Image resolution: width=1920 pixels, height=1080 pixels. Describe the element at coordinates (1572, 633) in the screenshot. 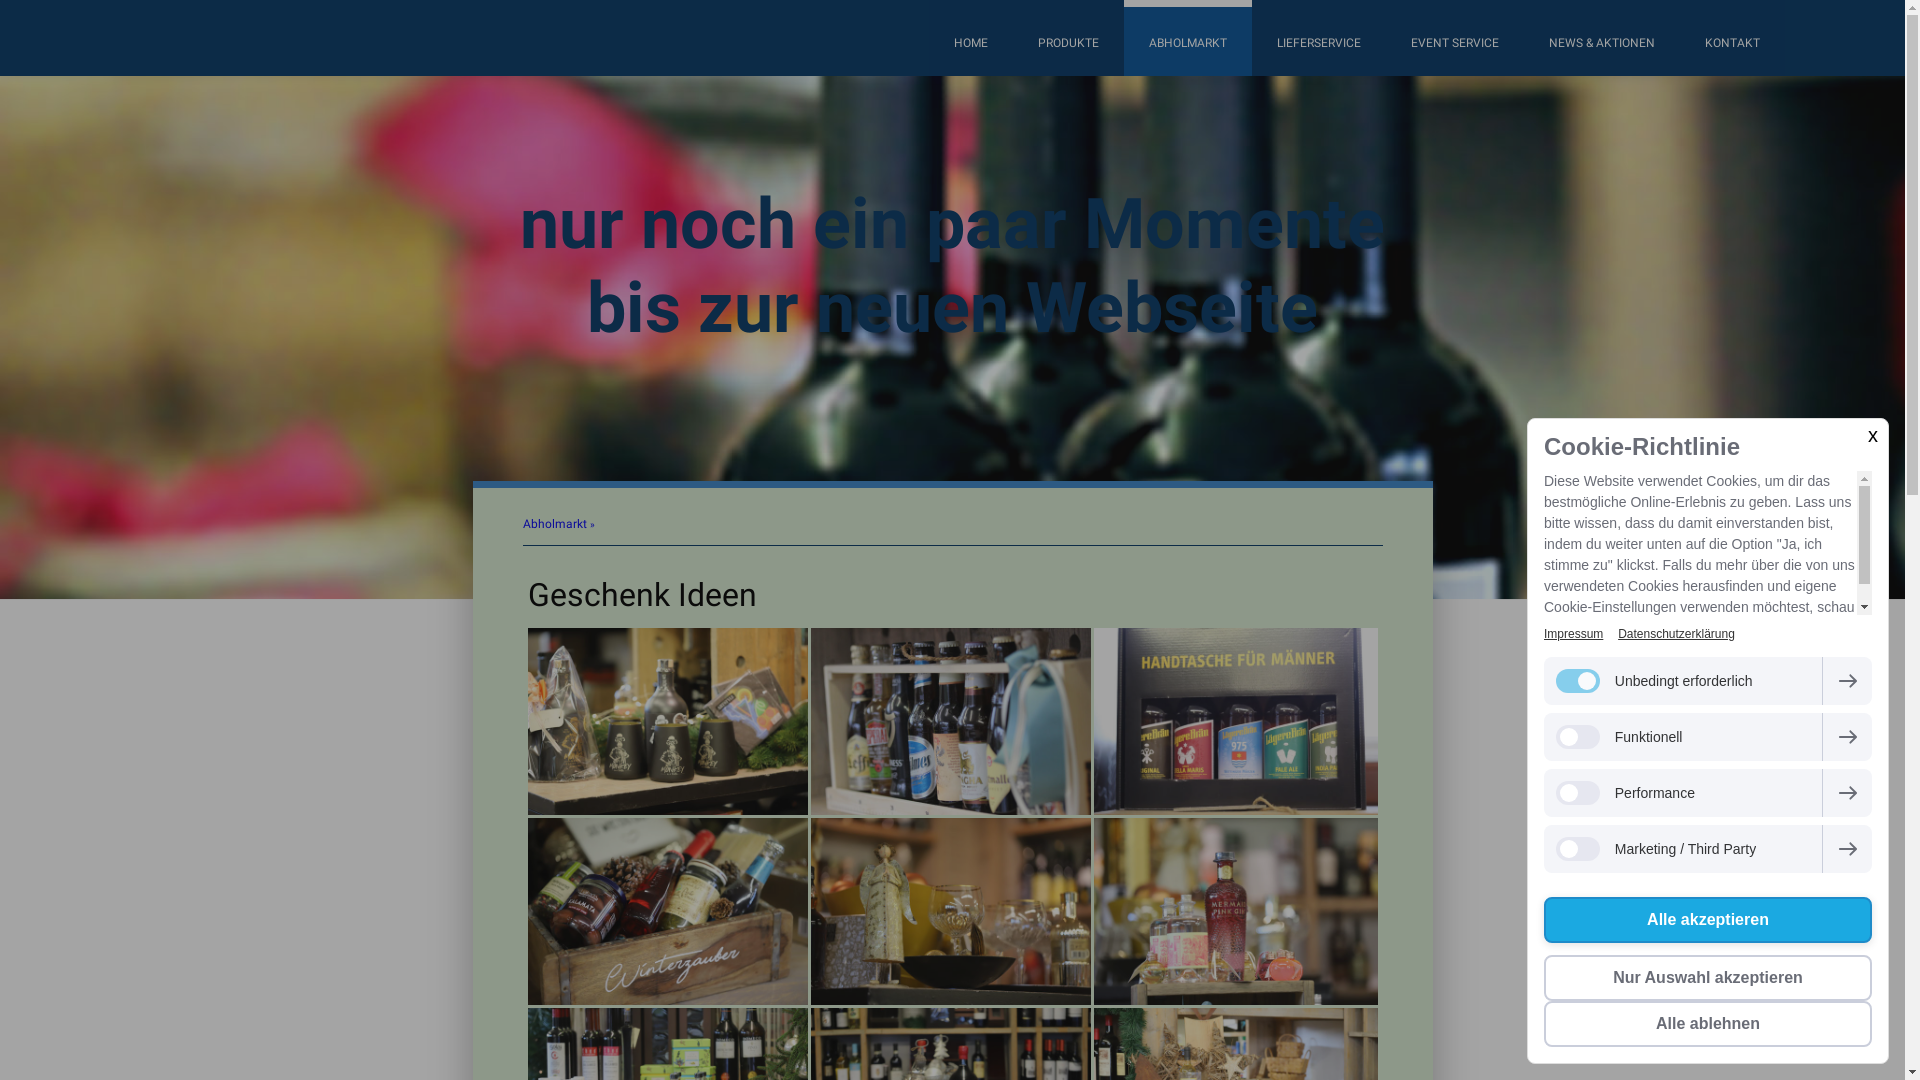

I see `'Impressum'` at that location.